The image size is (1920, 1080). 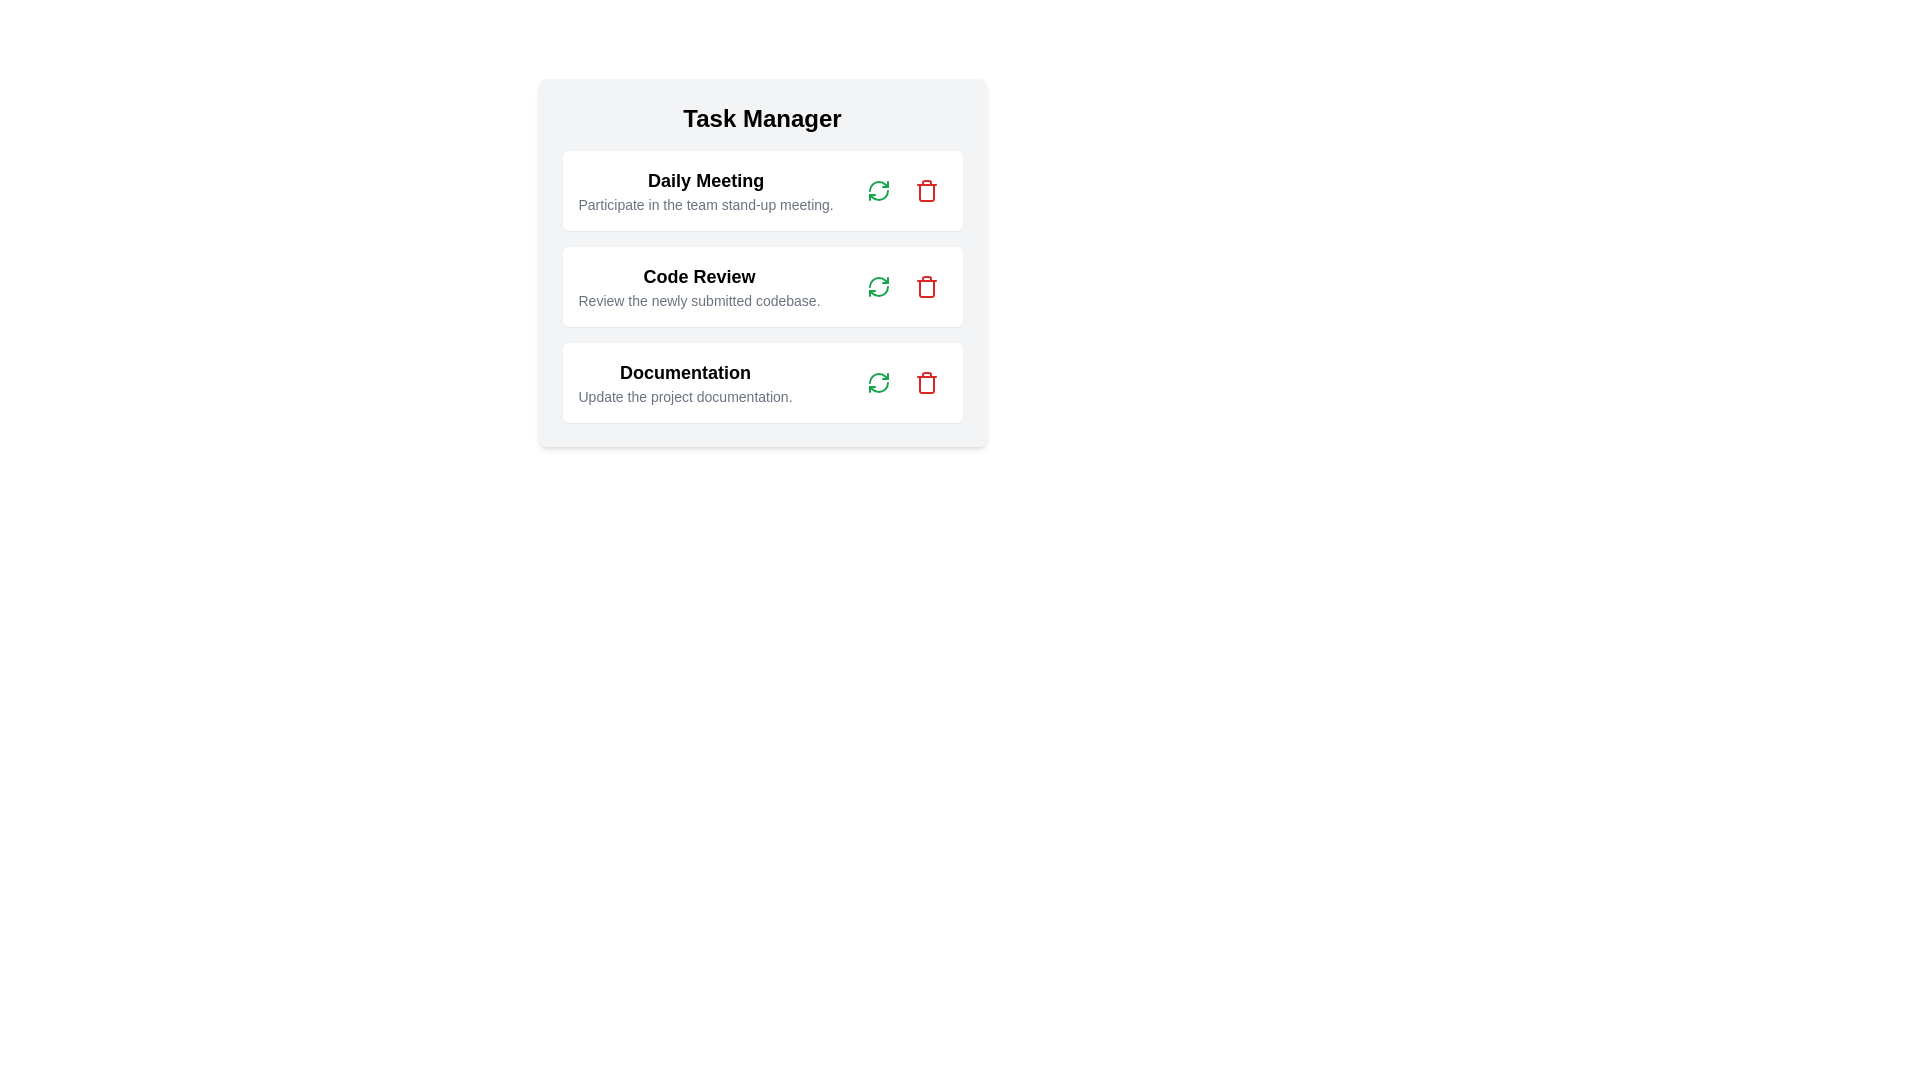 What do you see at coordinates (878, 382) in the screenshot?
I see `the circular green button with a clockwise refresh icon located near the 'Documentation' label to refresh the documentation task` at bounding box center [878, 382].